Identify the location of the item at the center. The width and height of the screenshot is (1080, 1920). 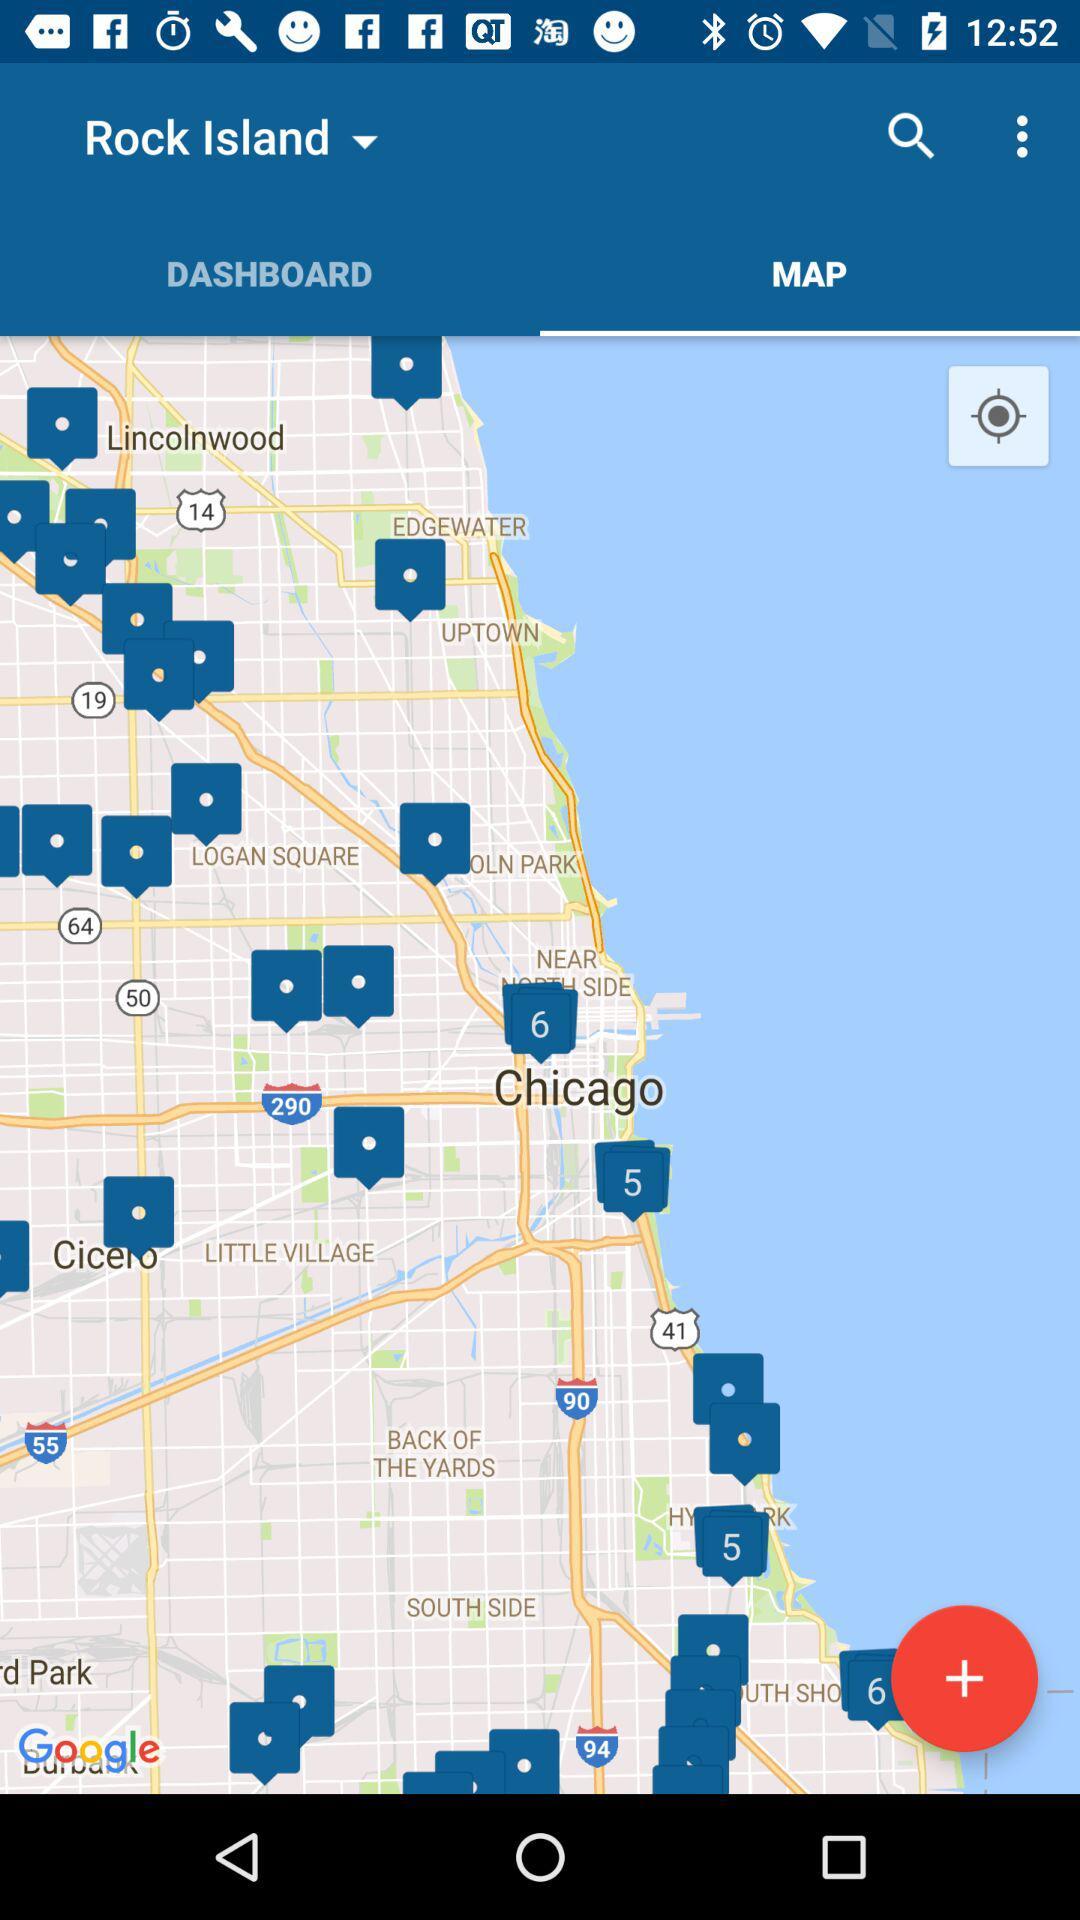
(540, 1064).